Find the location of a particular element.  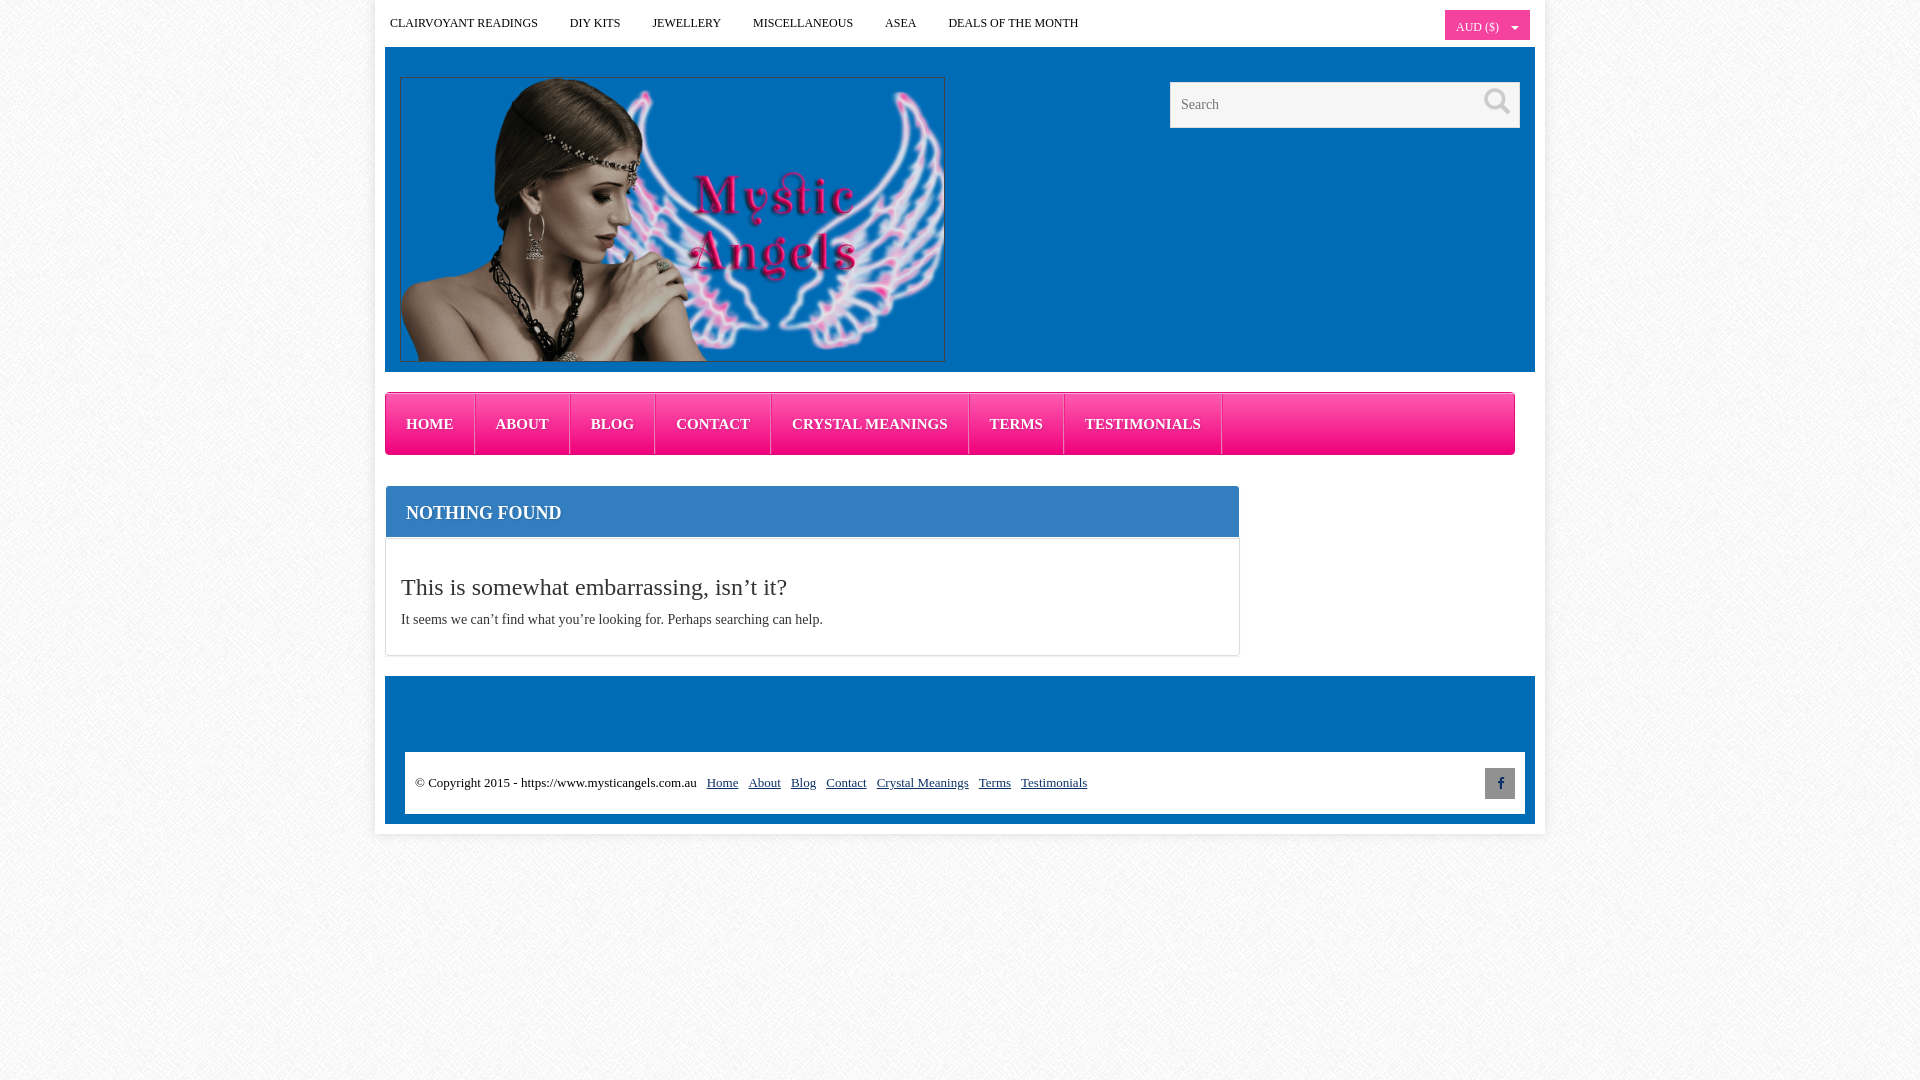

'BLOG' is located at coordinates (569, 423).